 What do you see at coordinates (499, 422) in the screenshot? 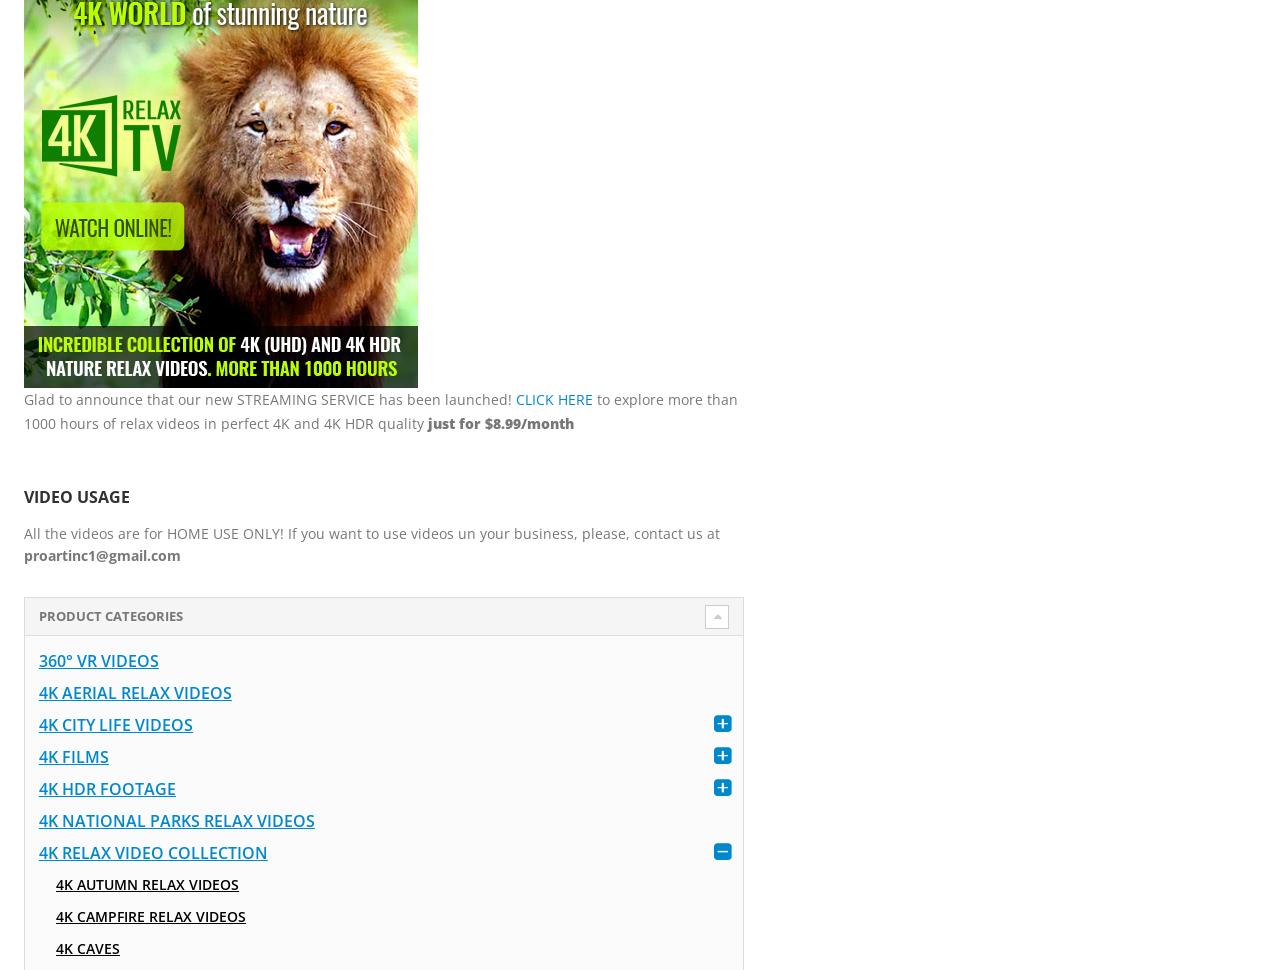
I see `'just for $8.99/month'` at bounding box center [499, 422].